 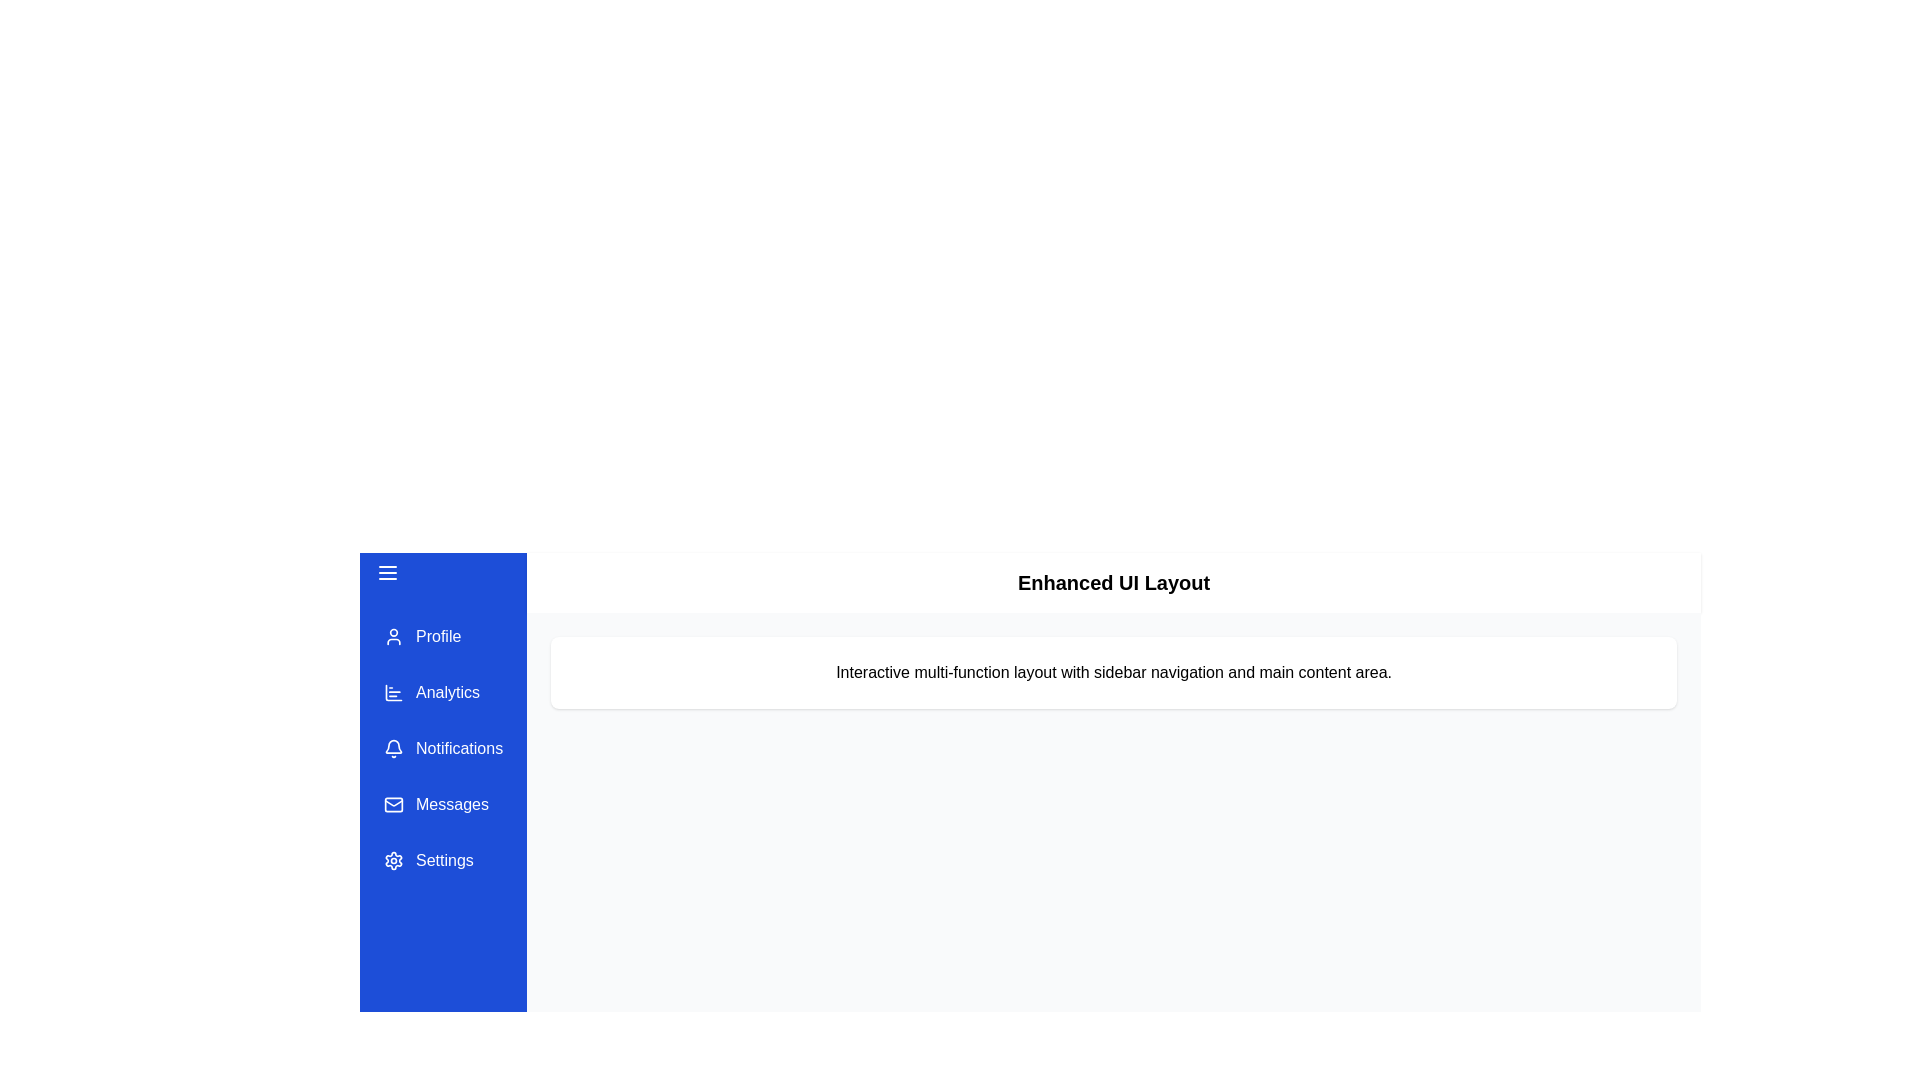 I want to click on the 'Messages' text label located in the sidebar menu, so click(x=451, y=804).